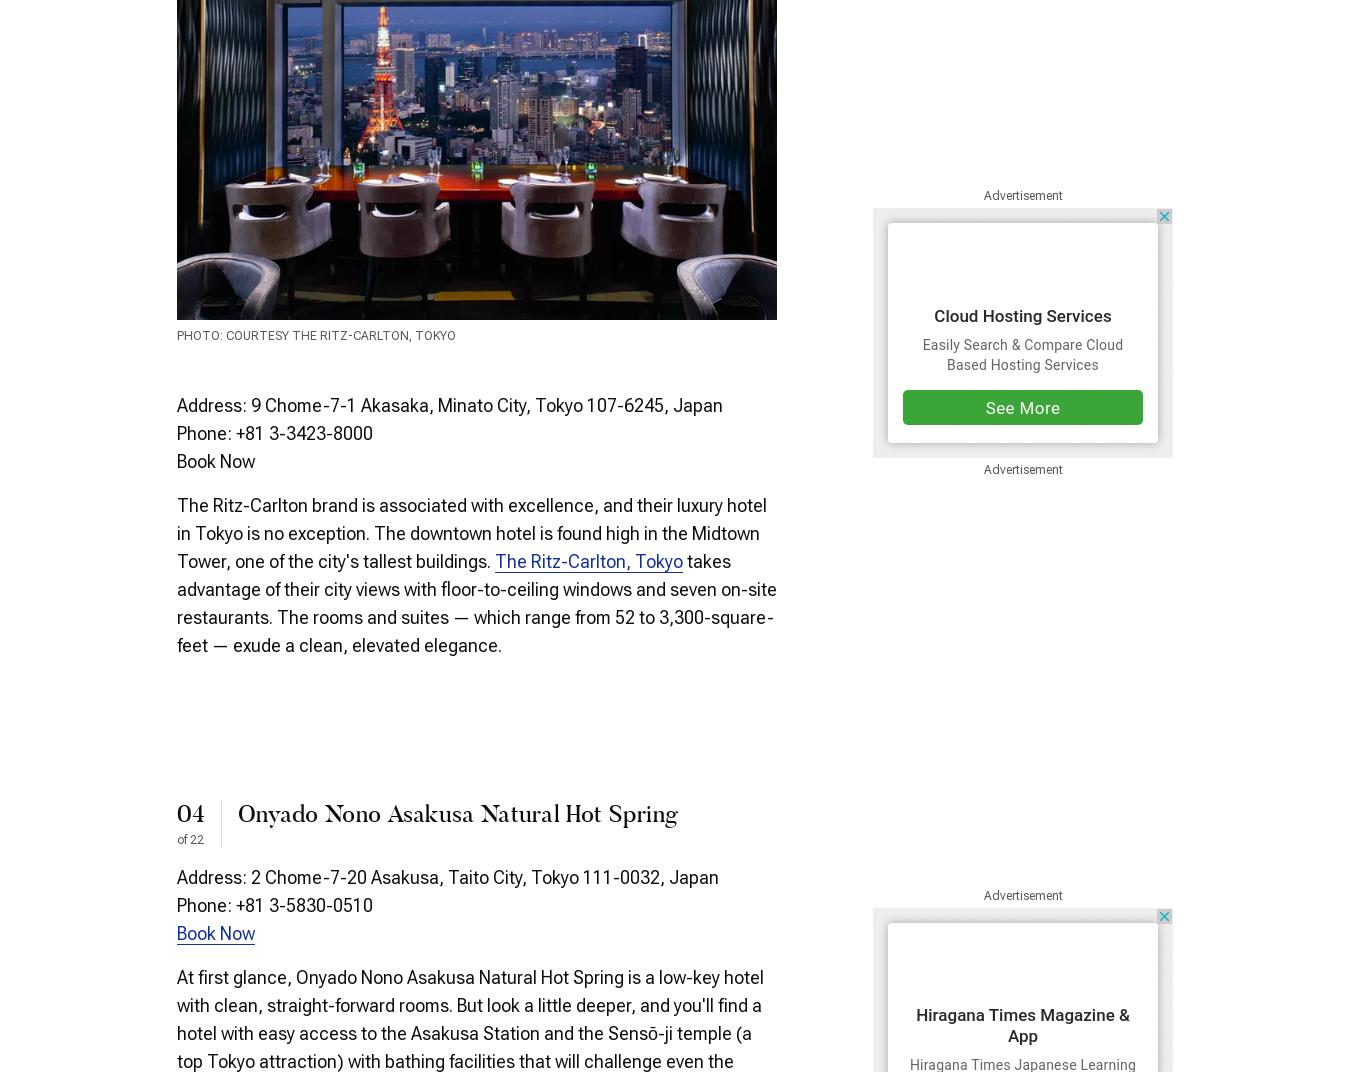 This screenshot has height=1072, width=1350. Describe the element at coordinates (190, 814) in the screenshot. I see `'04'` at that location.